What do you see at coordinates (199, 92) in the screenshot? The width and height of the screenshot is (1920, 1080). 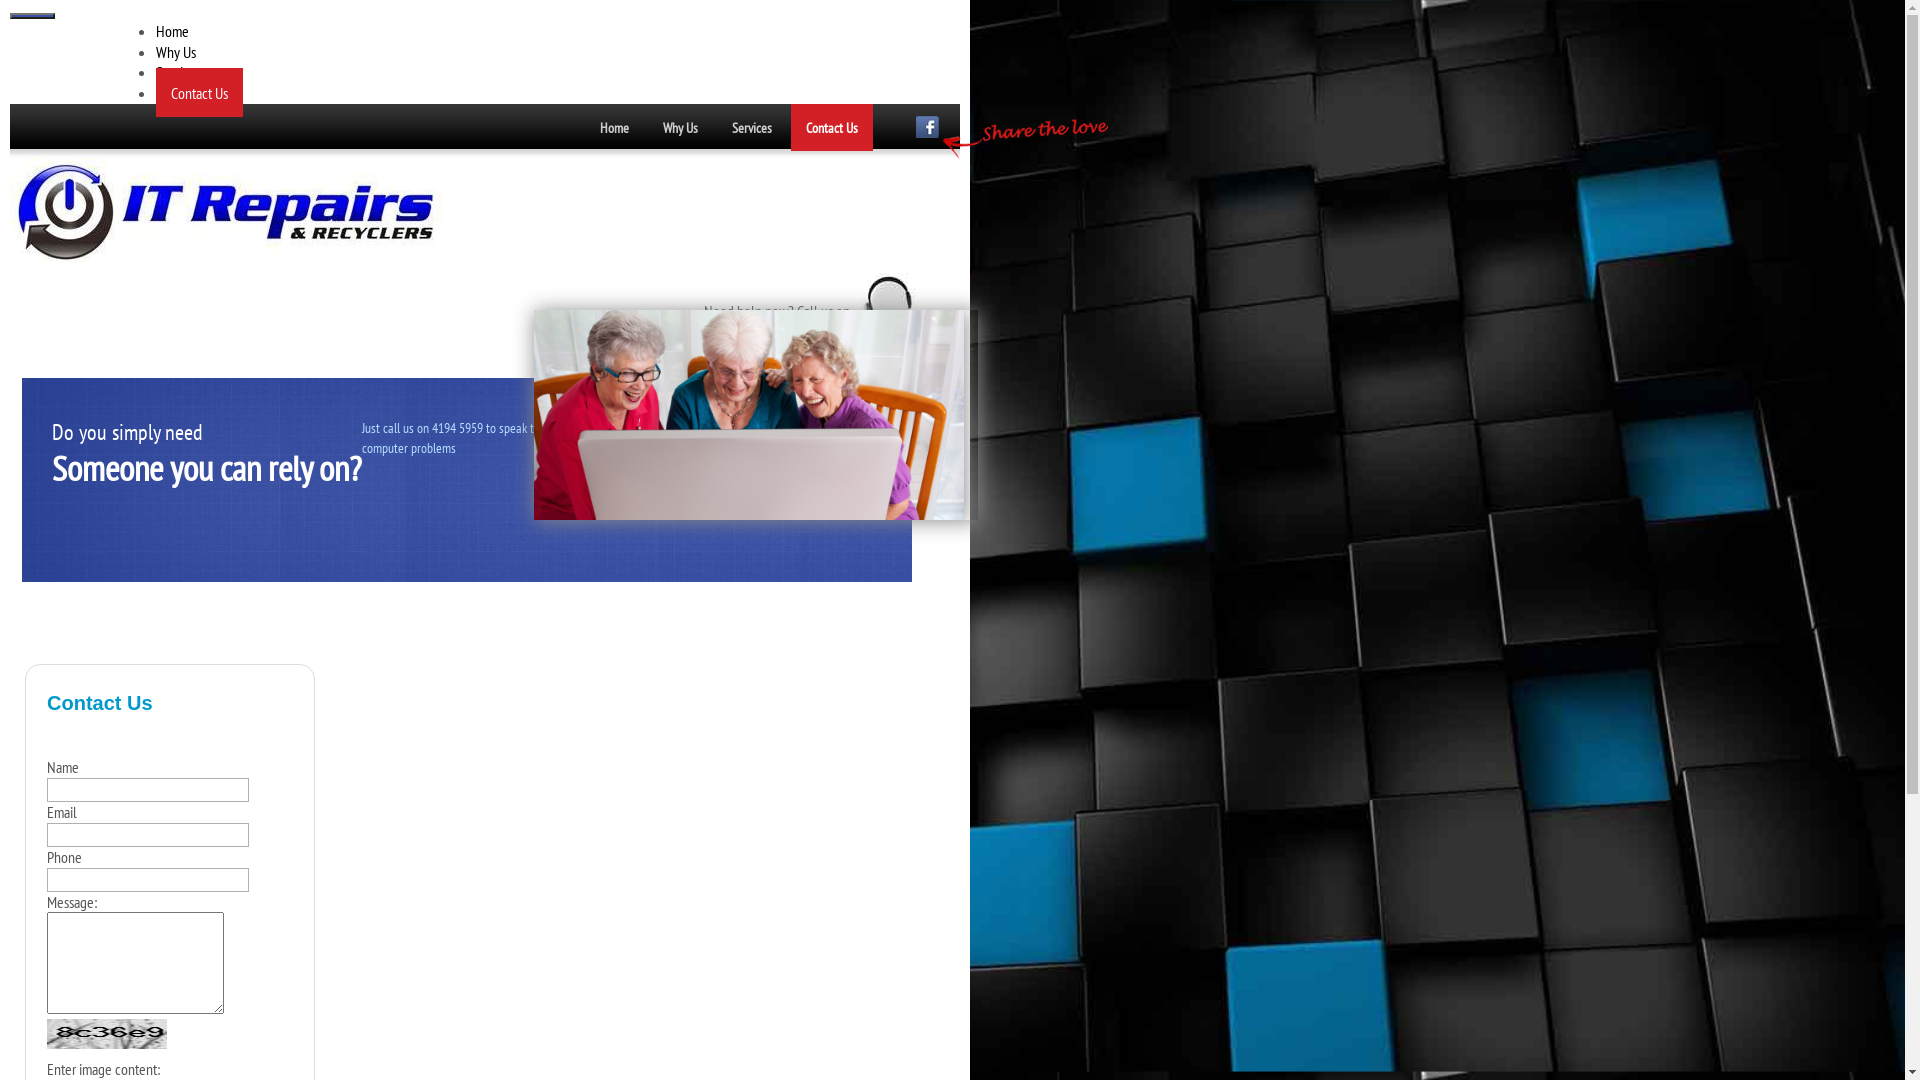 I see `'Contact Us'` at bounding box center [199, 92].